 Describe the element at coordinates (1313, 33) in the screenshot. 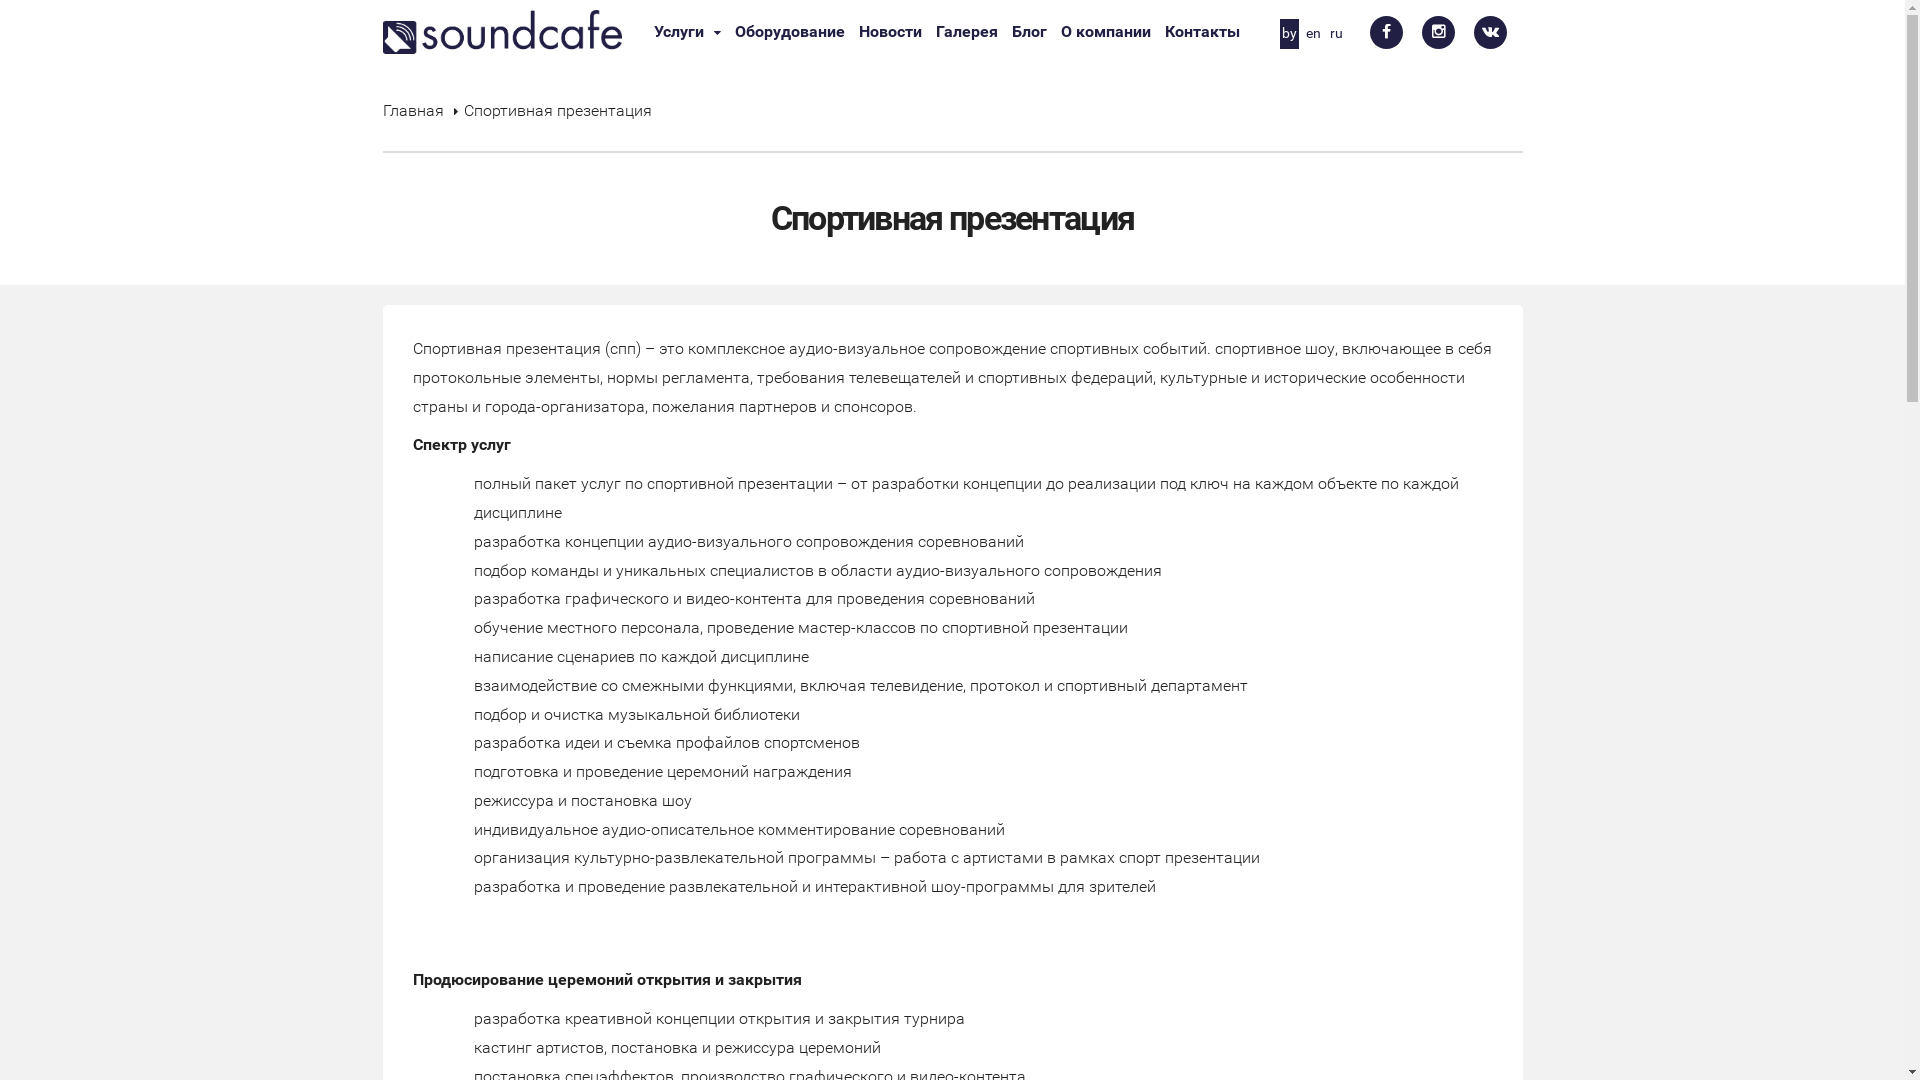

I see `'en'` at that location.